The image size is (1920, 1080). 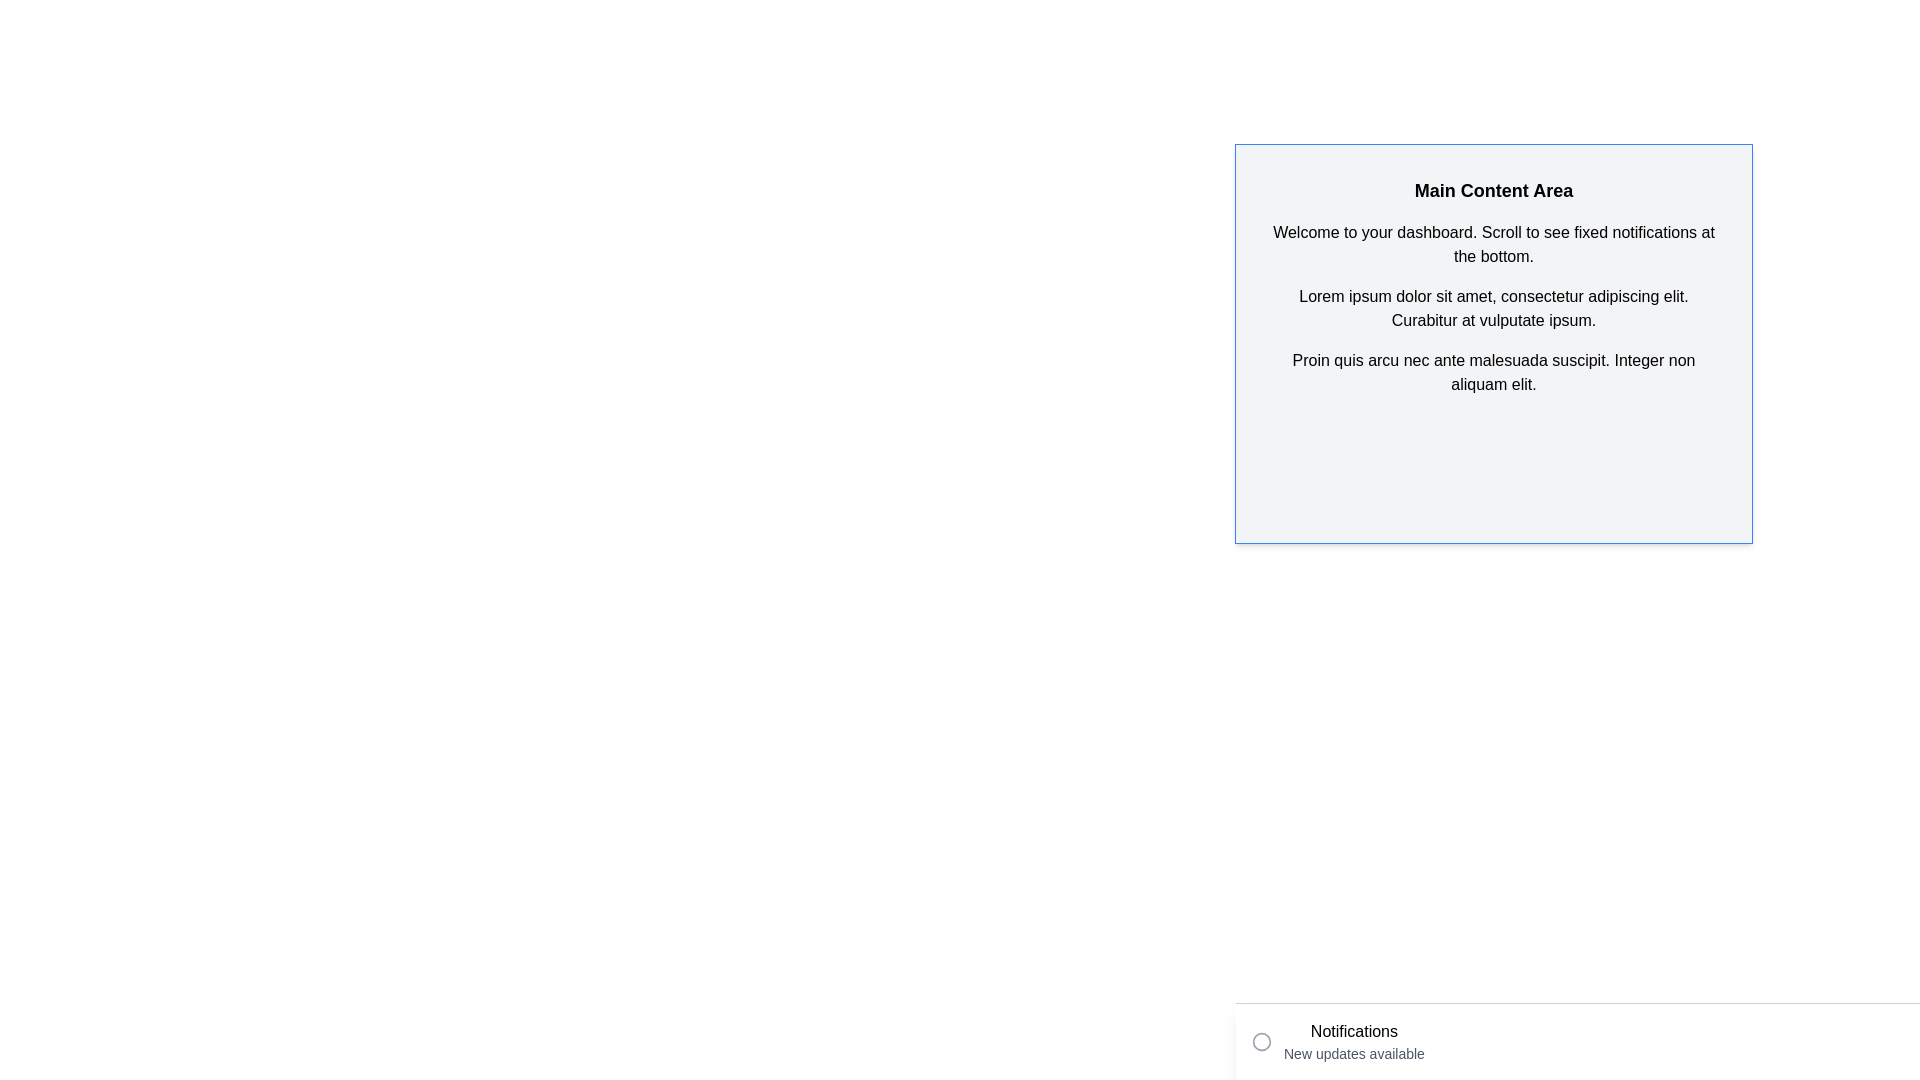 I want to click on the Static Text element that contains the message 'Welcome to your dashboard. Scroll, so click(x=1493, y=244).